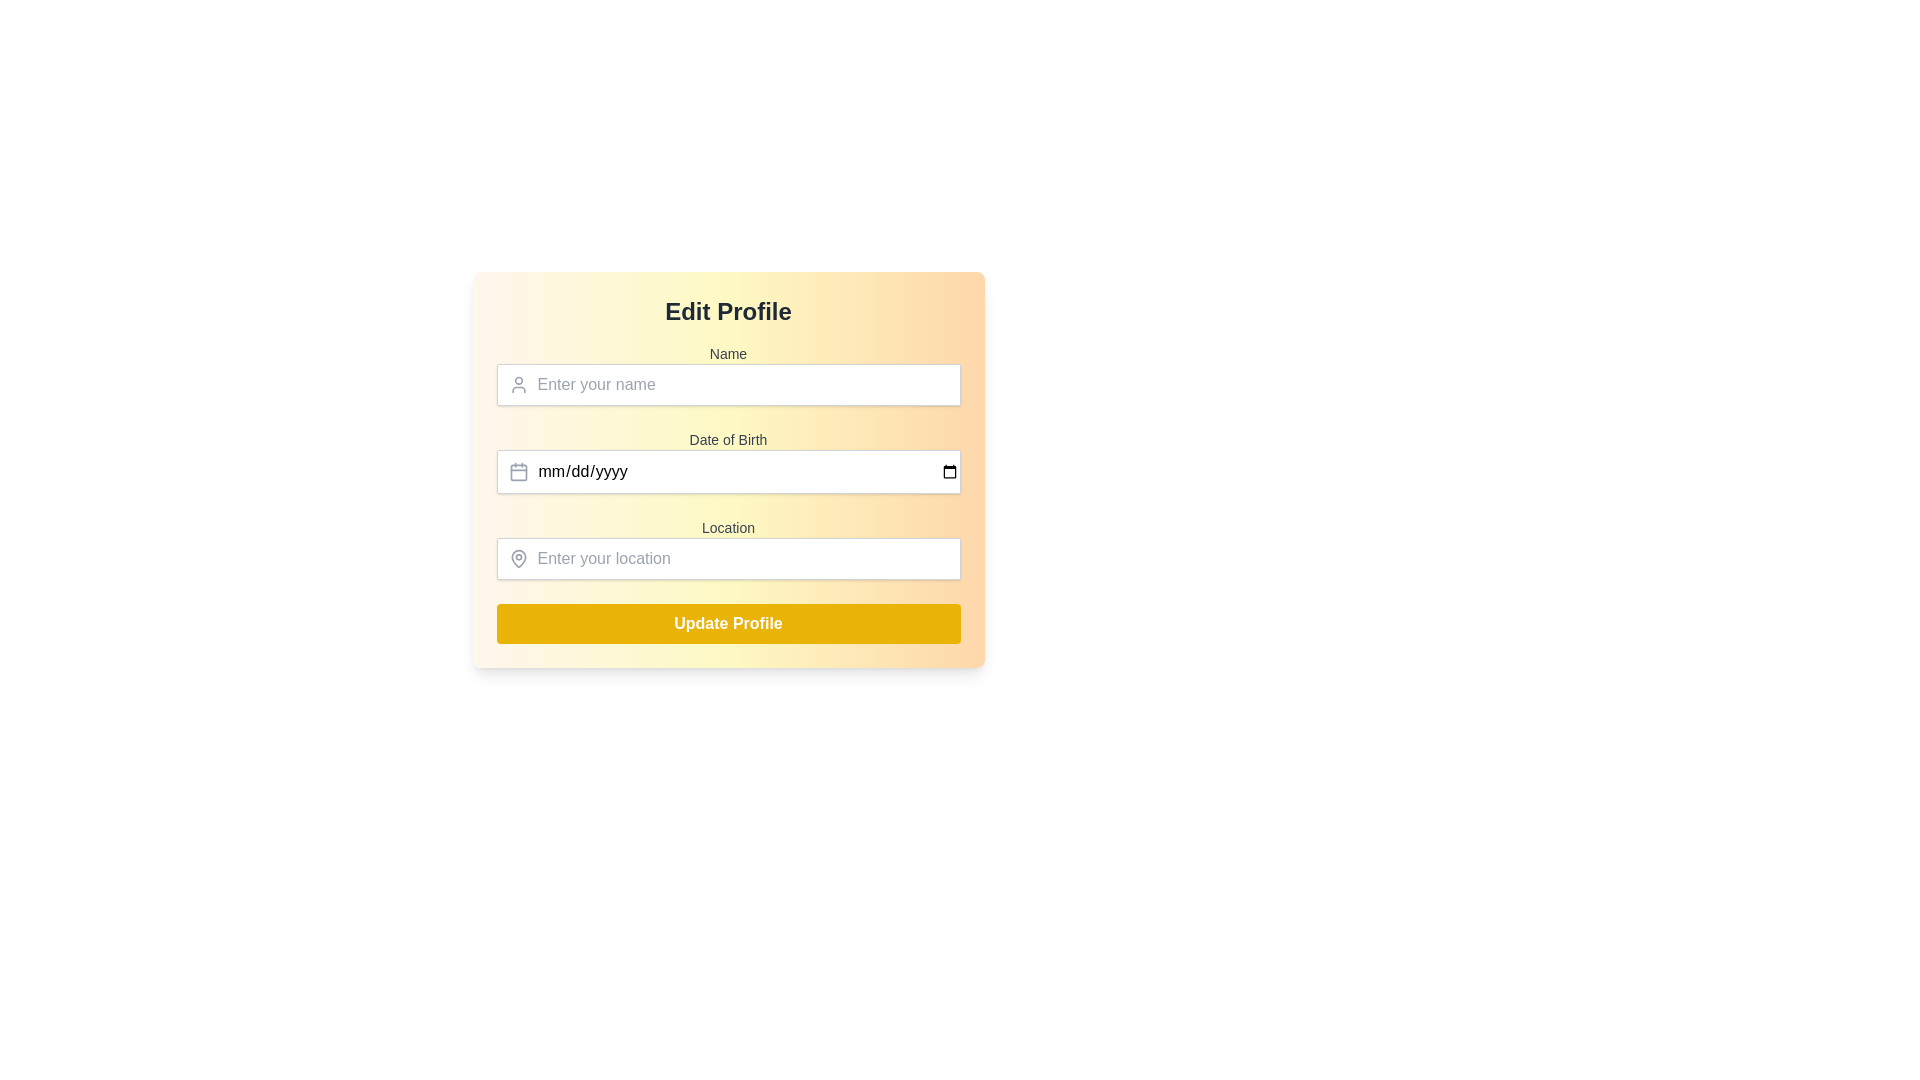 The width and height of the screenshot is (1920, 1080). What do you see at coordinates (518, 472) in the screenshot?
I see `the calendar detail icon, which is a rounded rectangle styled to resemble a miniature calendar page, located to the left of the 'Date of Birth' input field` at bounding box center [518, 472].